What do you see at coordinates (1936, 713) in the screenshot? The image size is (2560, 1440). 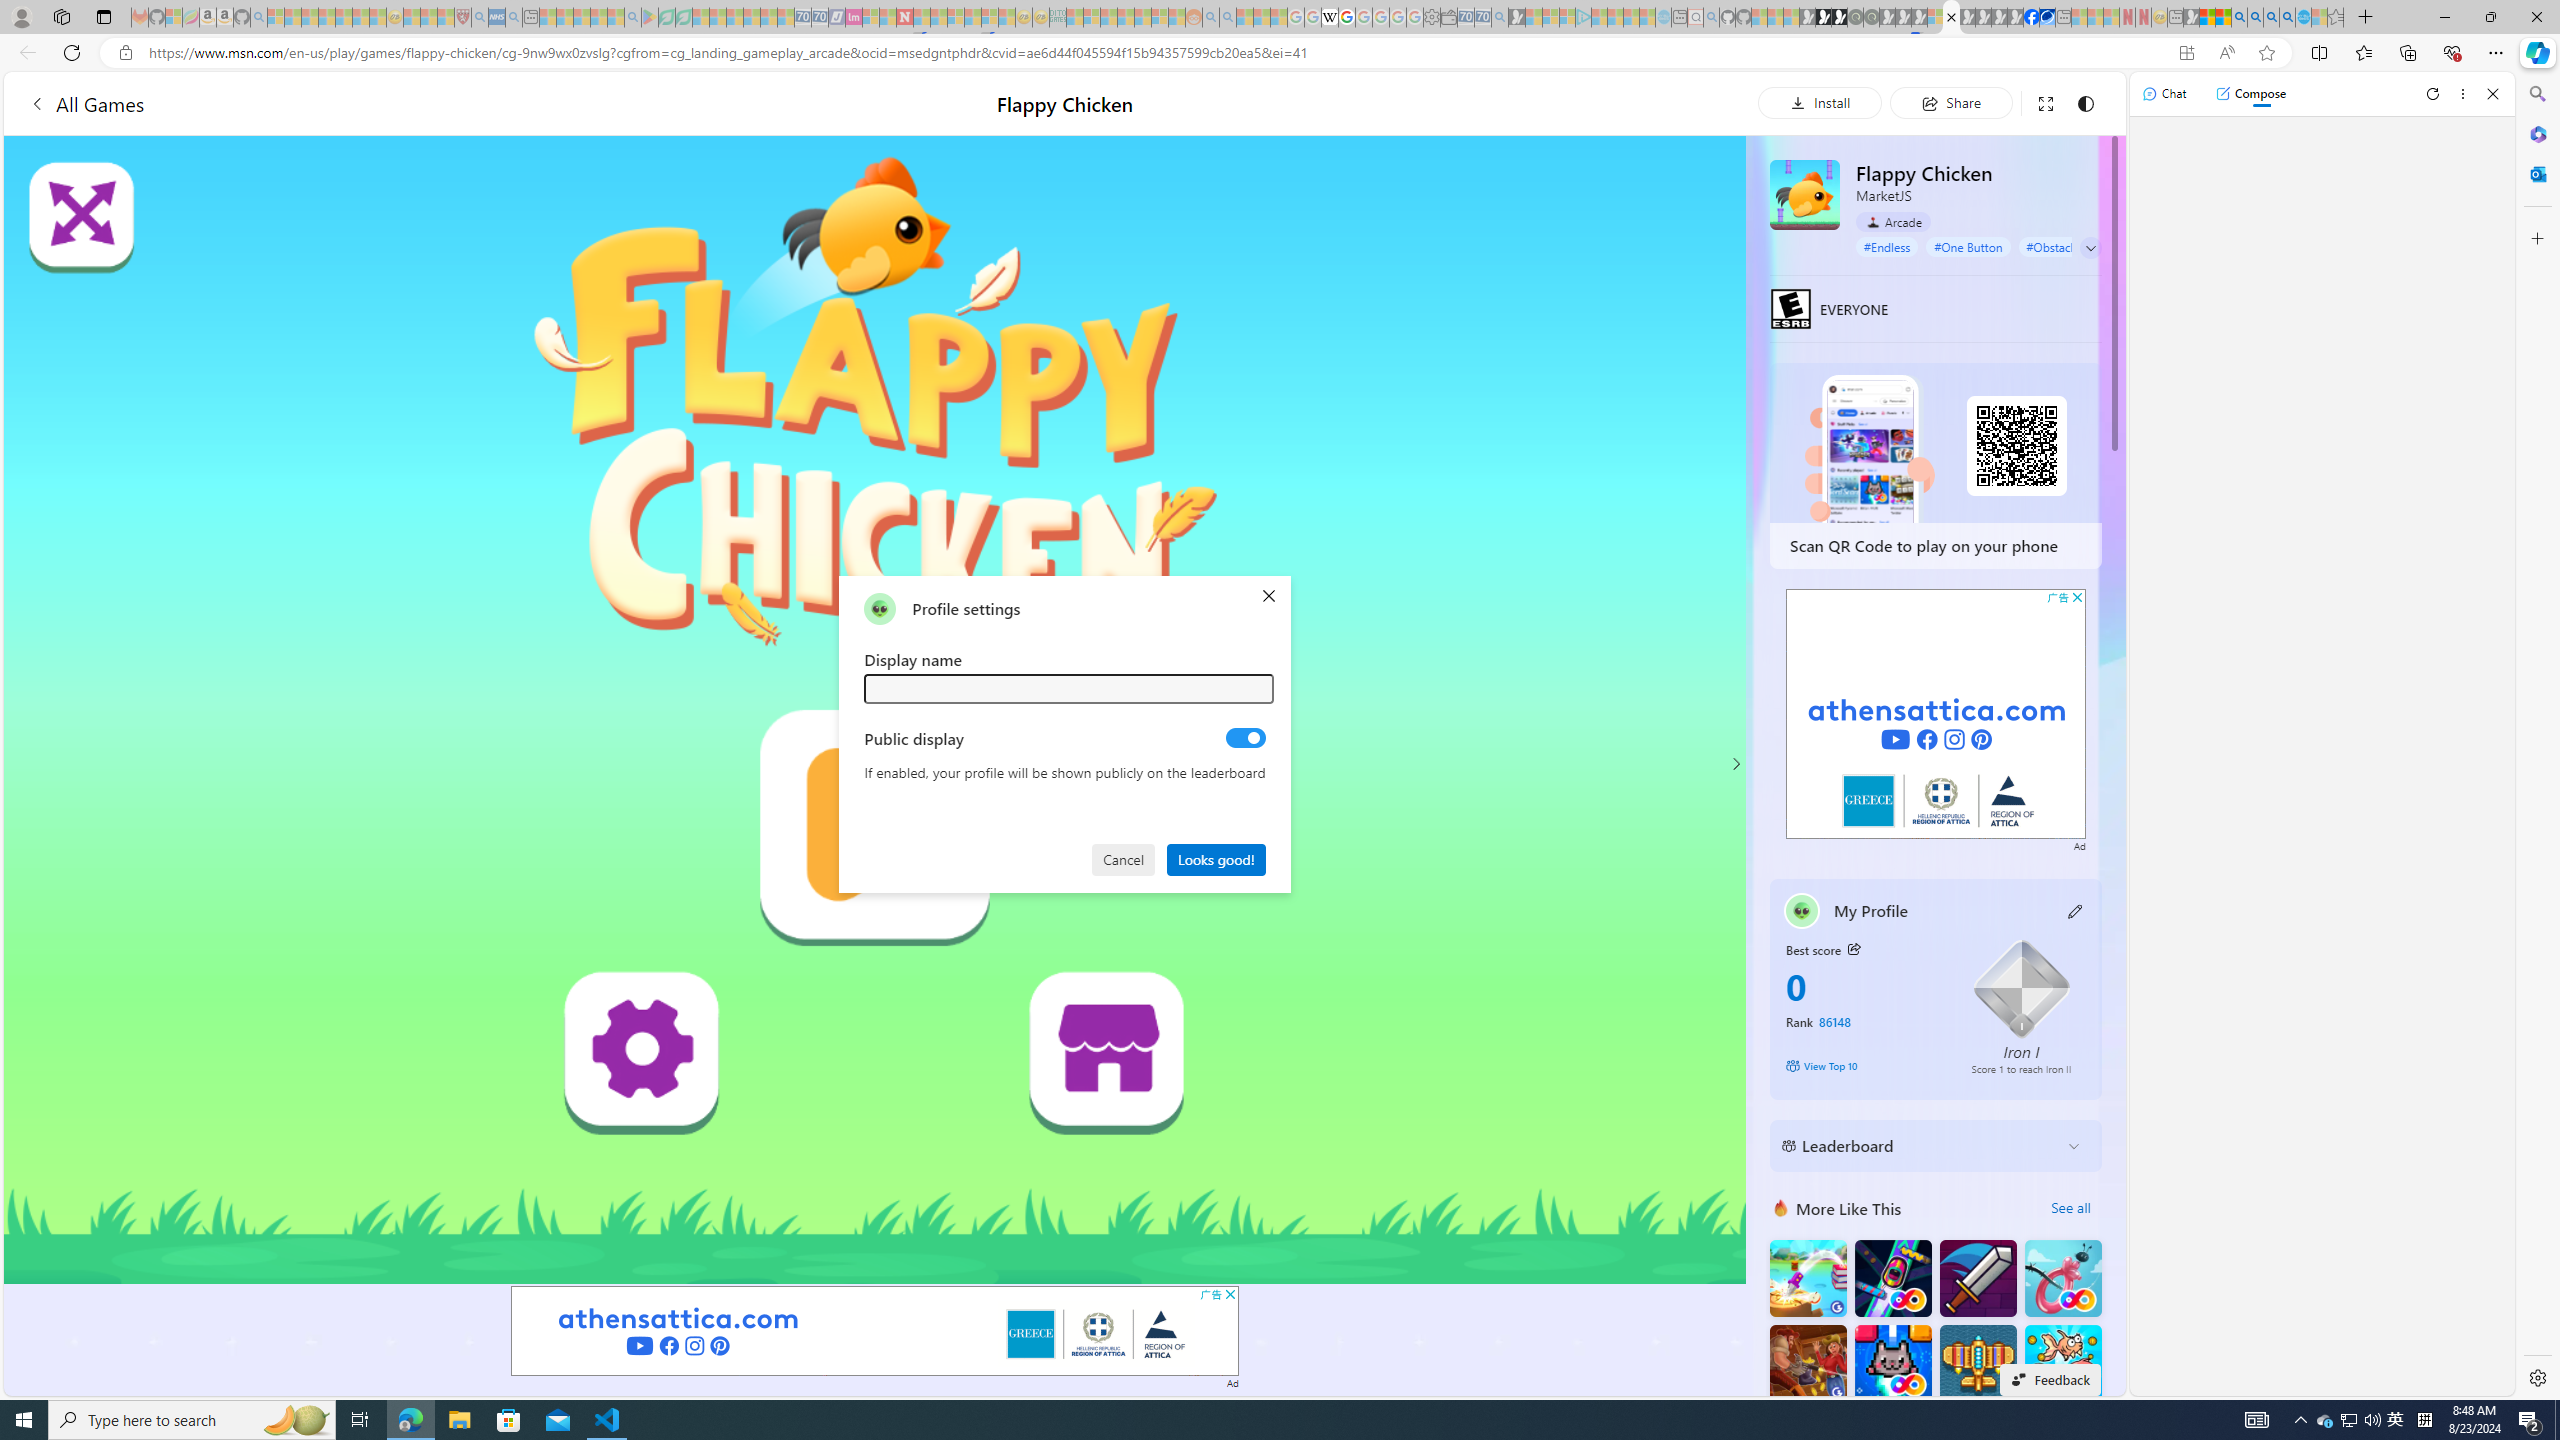 I see `'Advertisement'` at bounding box center [1936, 713].